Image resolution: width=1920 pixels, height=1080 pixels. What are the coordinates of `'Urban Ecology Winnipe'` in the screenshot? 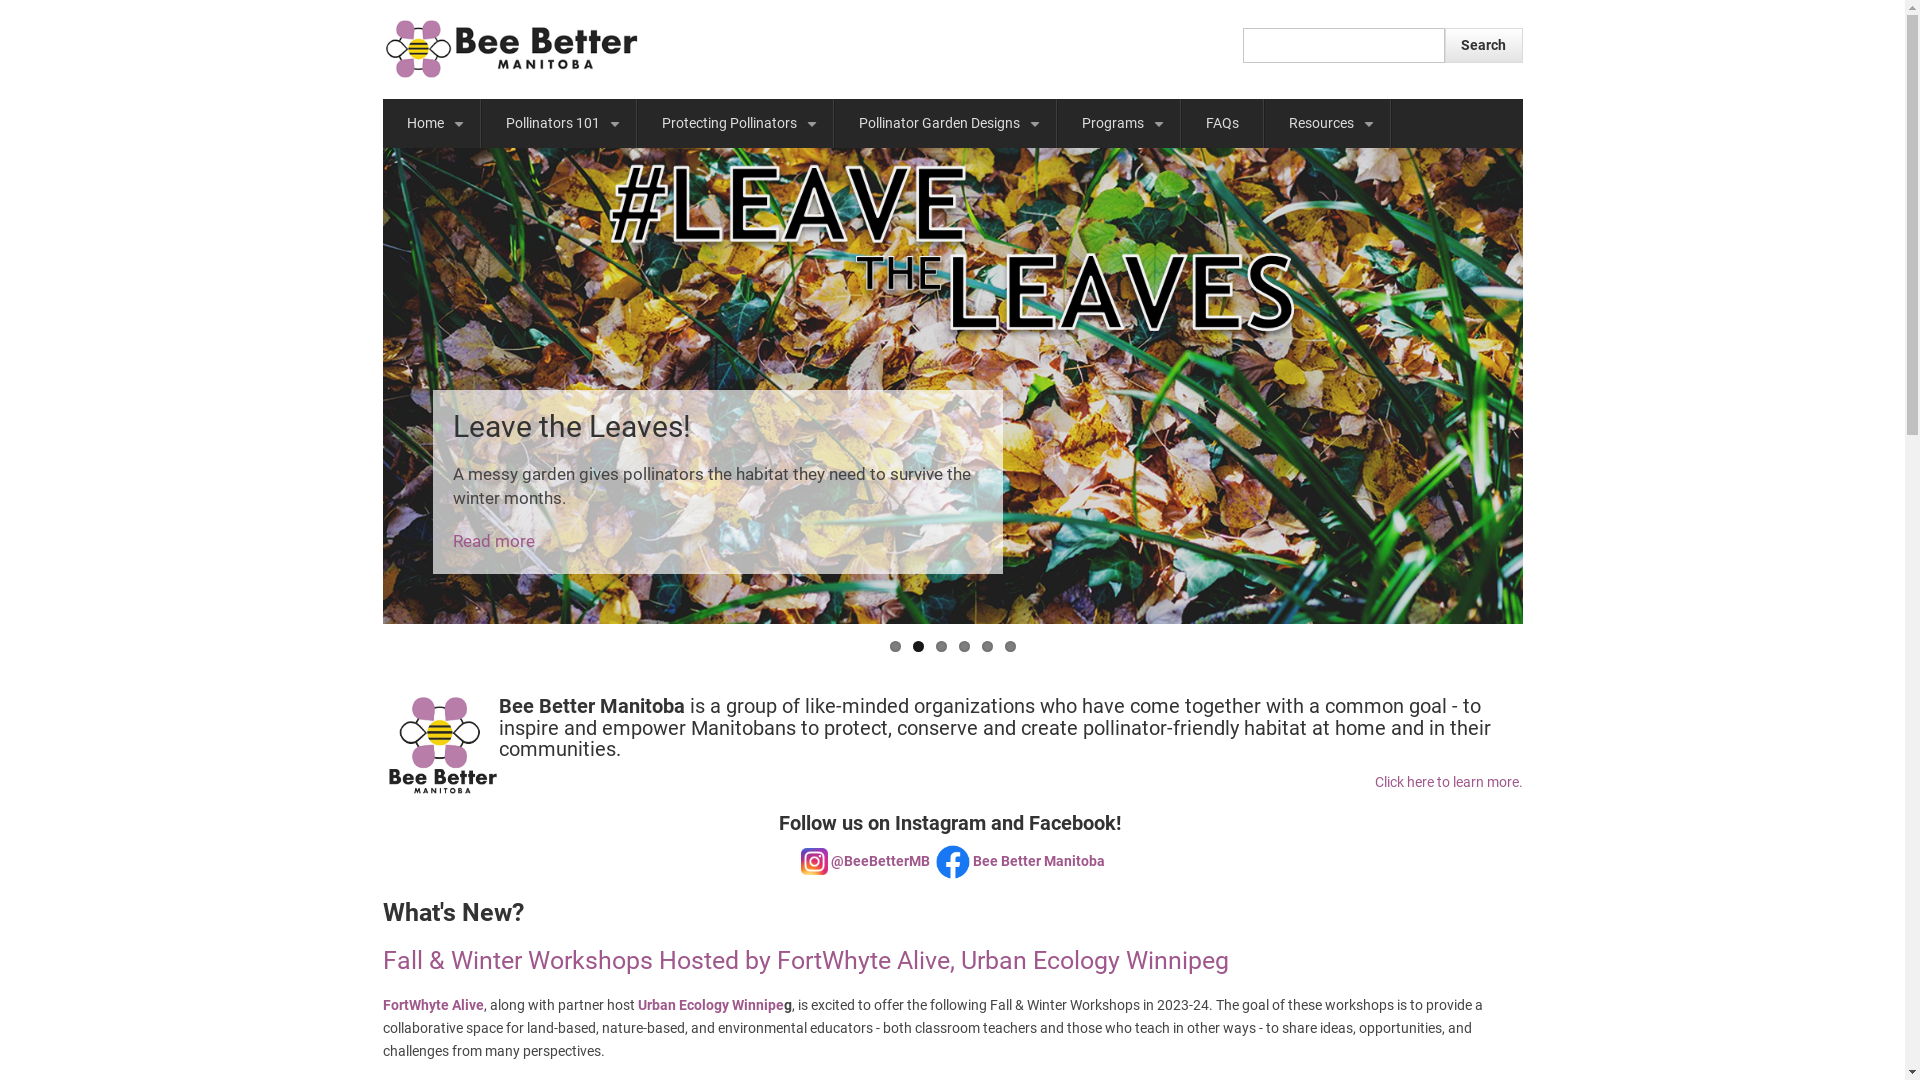 It's located at (710, 1005).